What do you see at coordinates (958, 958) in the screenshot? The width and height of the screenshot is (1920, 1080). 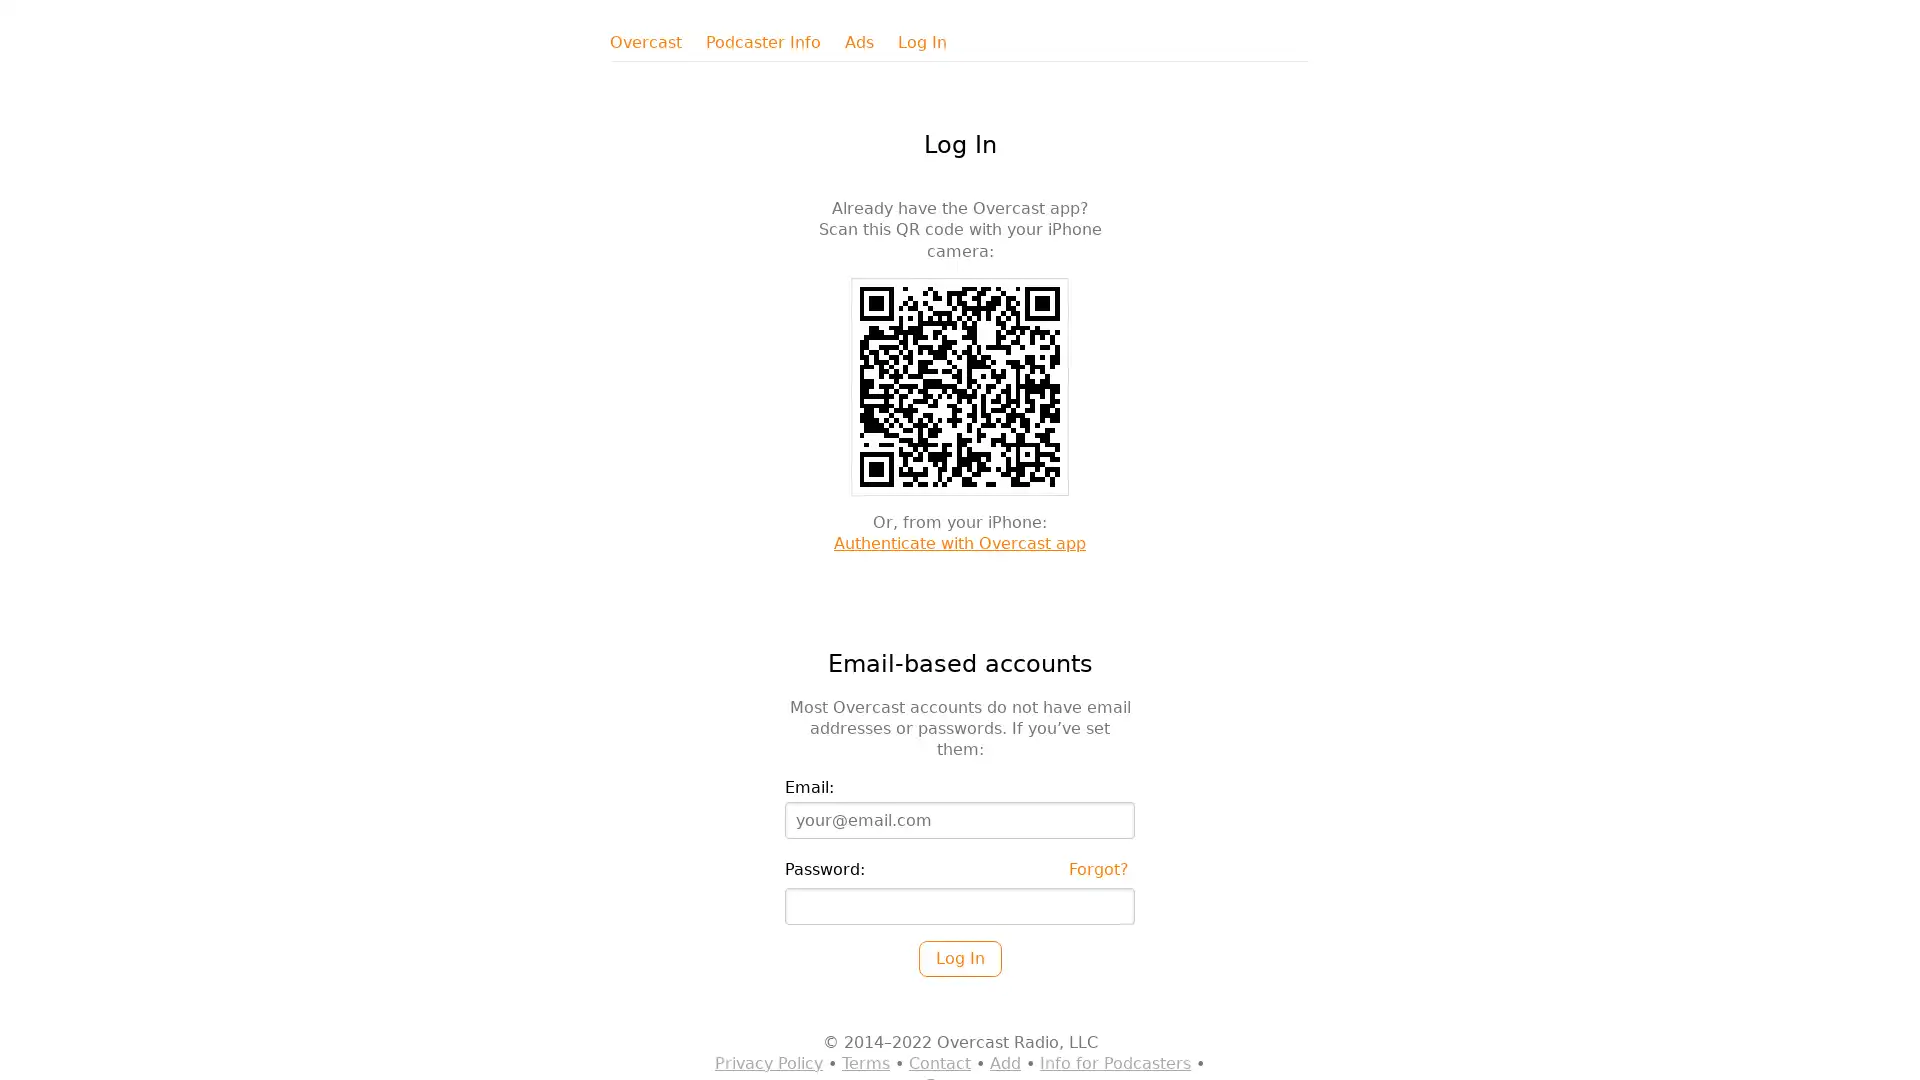 I see `Log In` at bounding box center [958, 958].